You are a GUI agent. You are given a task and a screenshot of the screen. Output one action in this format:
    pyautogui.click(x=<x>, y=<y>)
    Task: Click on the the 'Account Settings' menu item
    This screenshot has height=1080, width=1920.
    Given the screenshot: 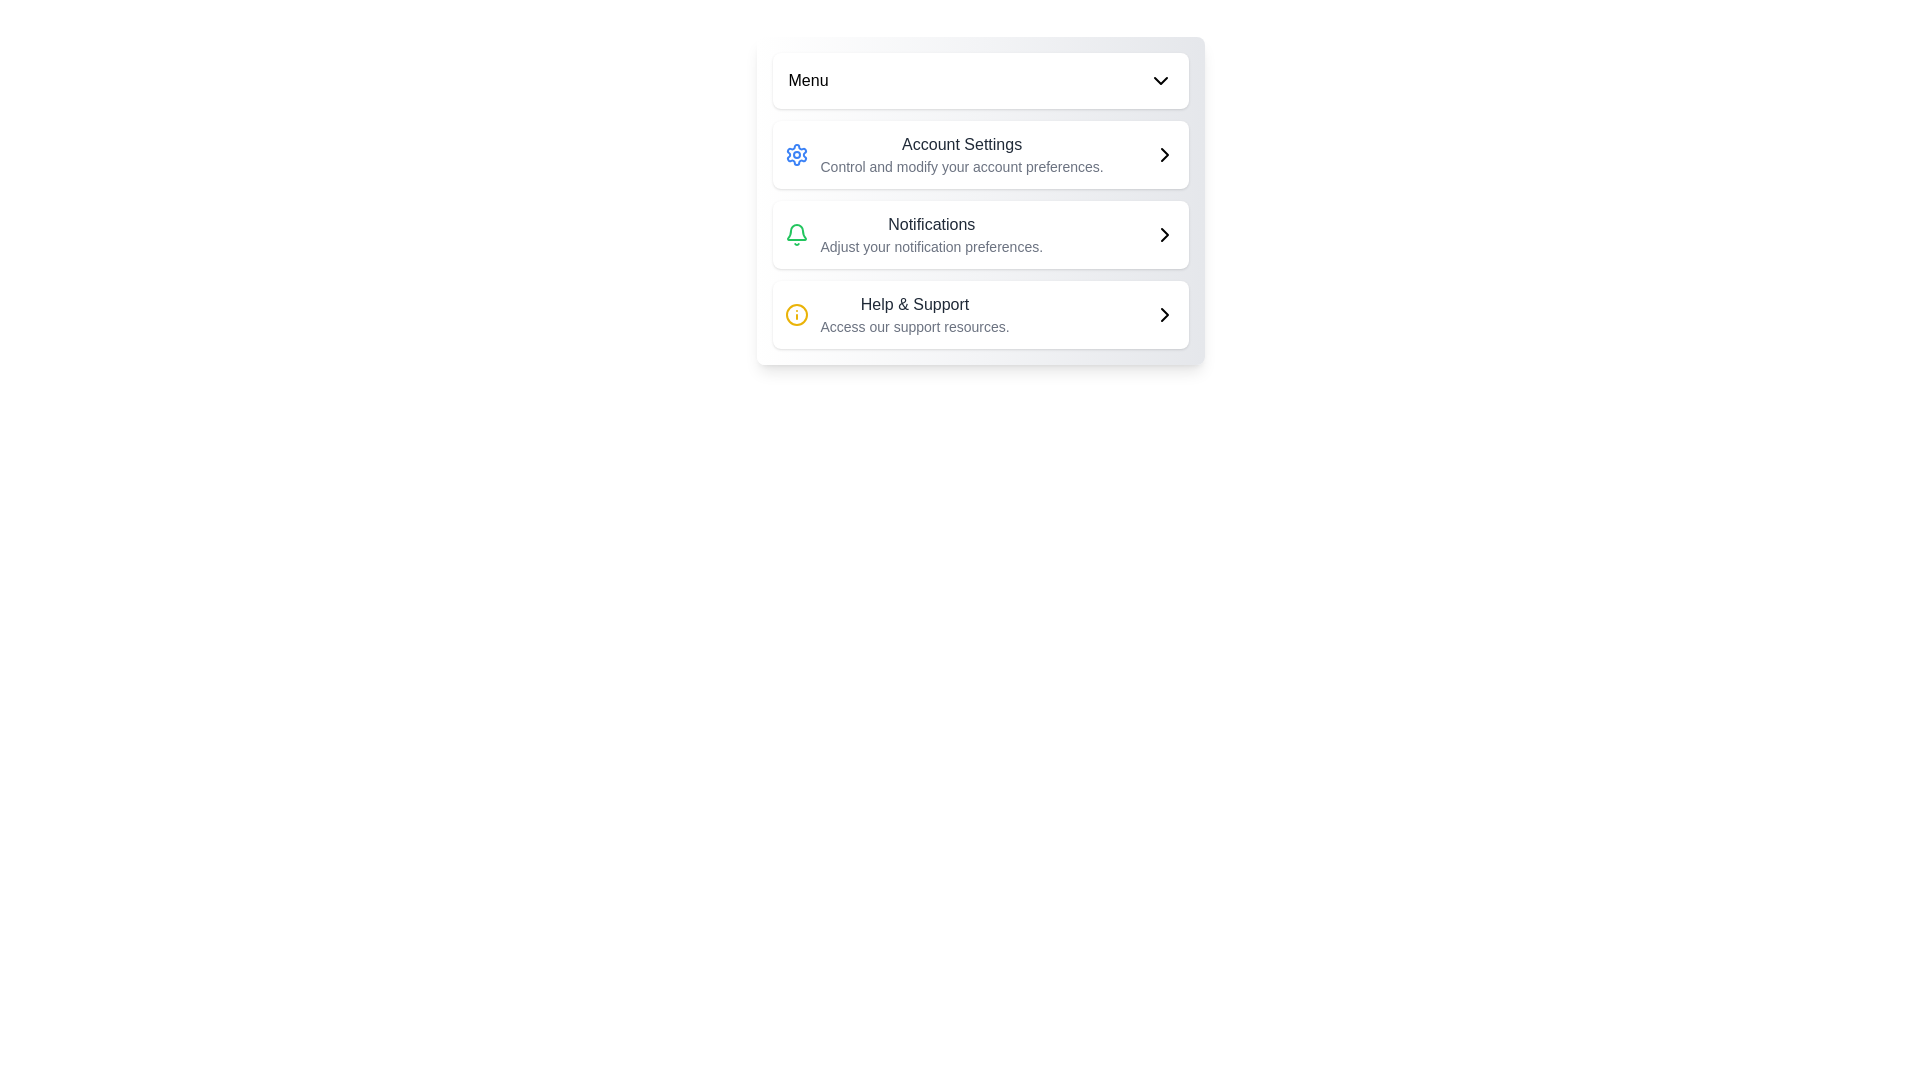 What is the action you would take?
    pyautogui.click(x=962, y=153)
    